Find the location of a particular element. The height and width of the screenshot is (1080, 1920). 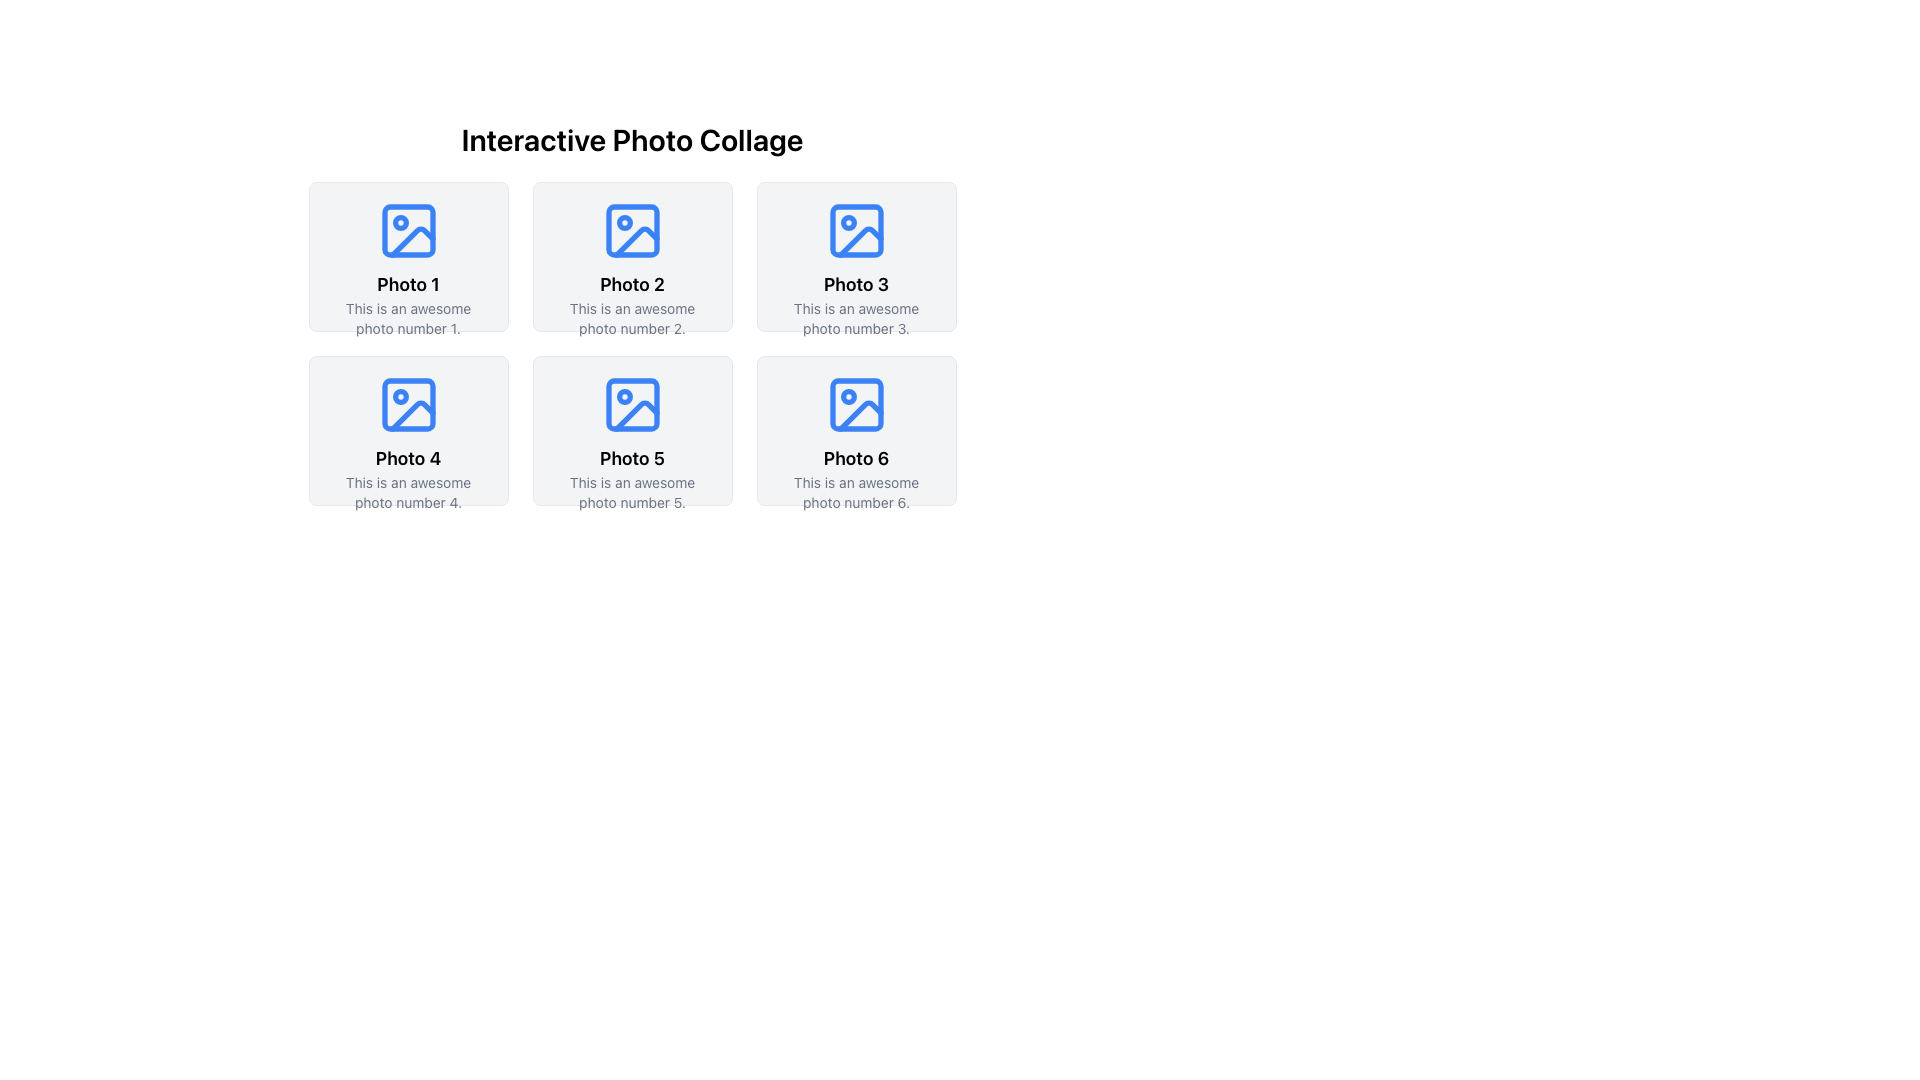

descriptive text located at the bottom section of the card labeled 'Photo 6', which is situated beneath the title text and image icon in the third column of the bottom row in a 3x2 grid layout is located at coordinates (856, 493).